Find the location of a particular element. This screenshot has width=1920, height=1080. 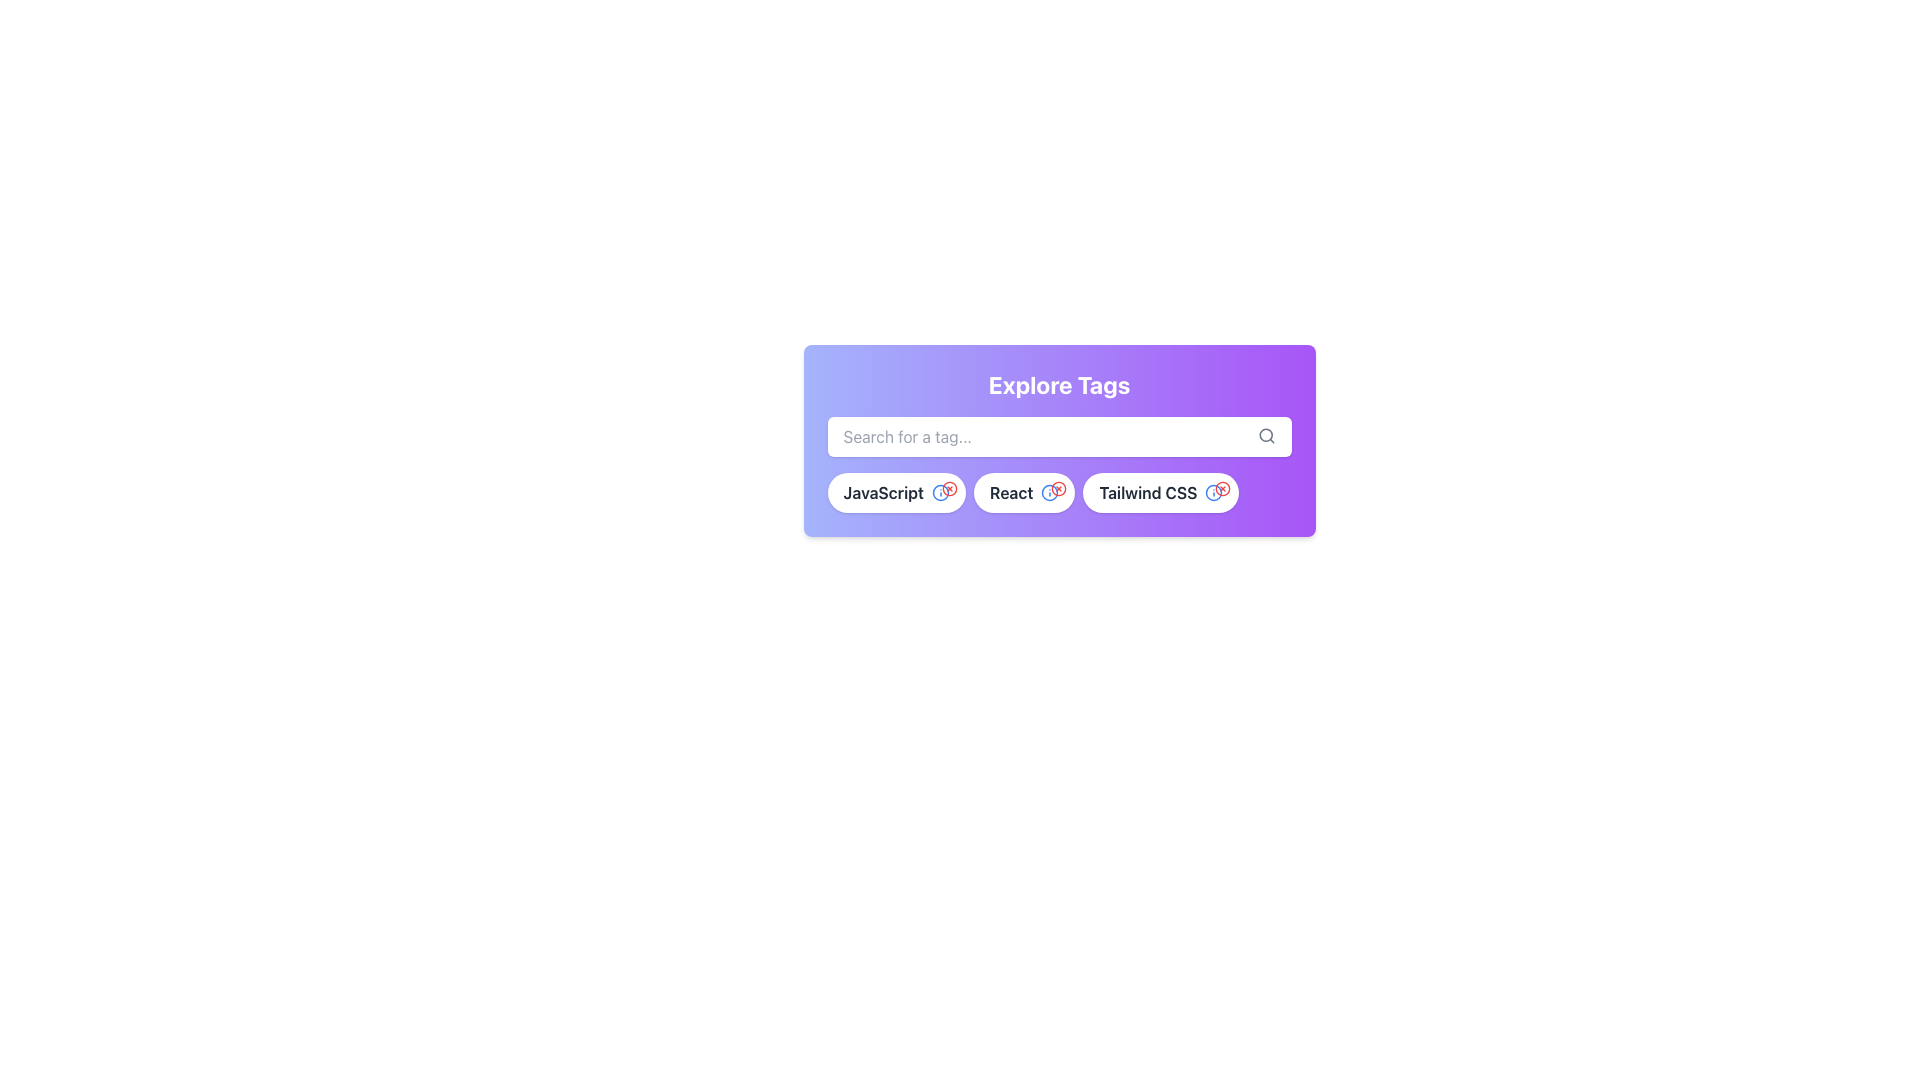

the 'React' tag, which is the second element in the horizontal list of programming-related keywords located beneath the 'Explore Tags' heading is located at coordinates (1024, 493).